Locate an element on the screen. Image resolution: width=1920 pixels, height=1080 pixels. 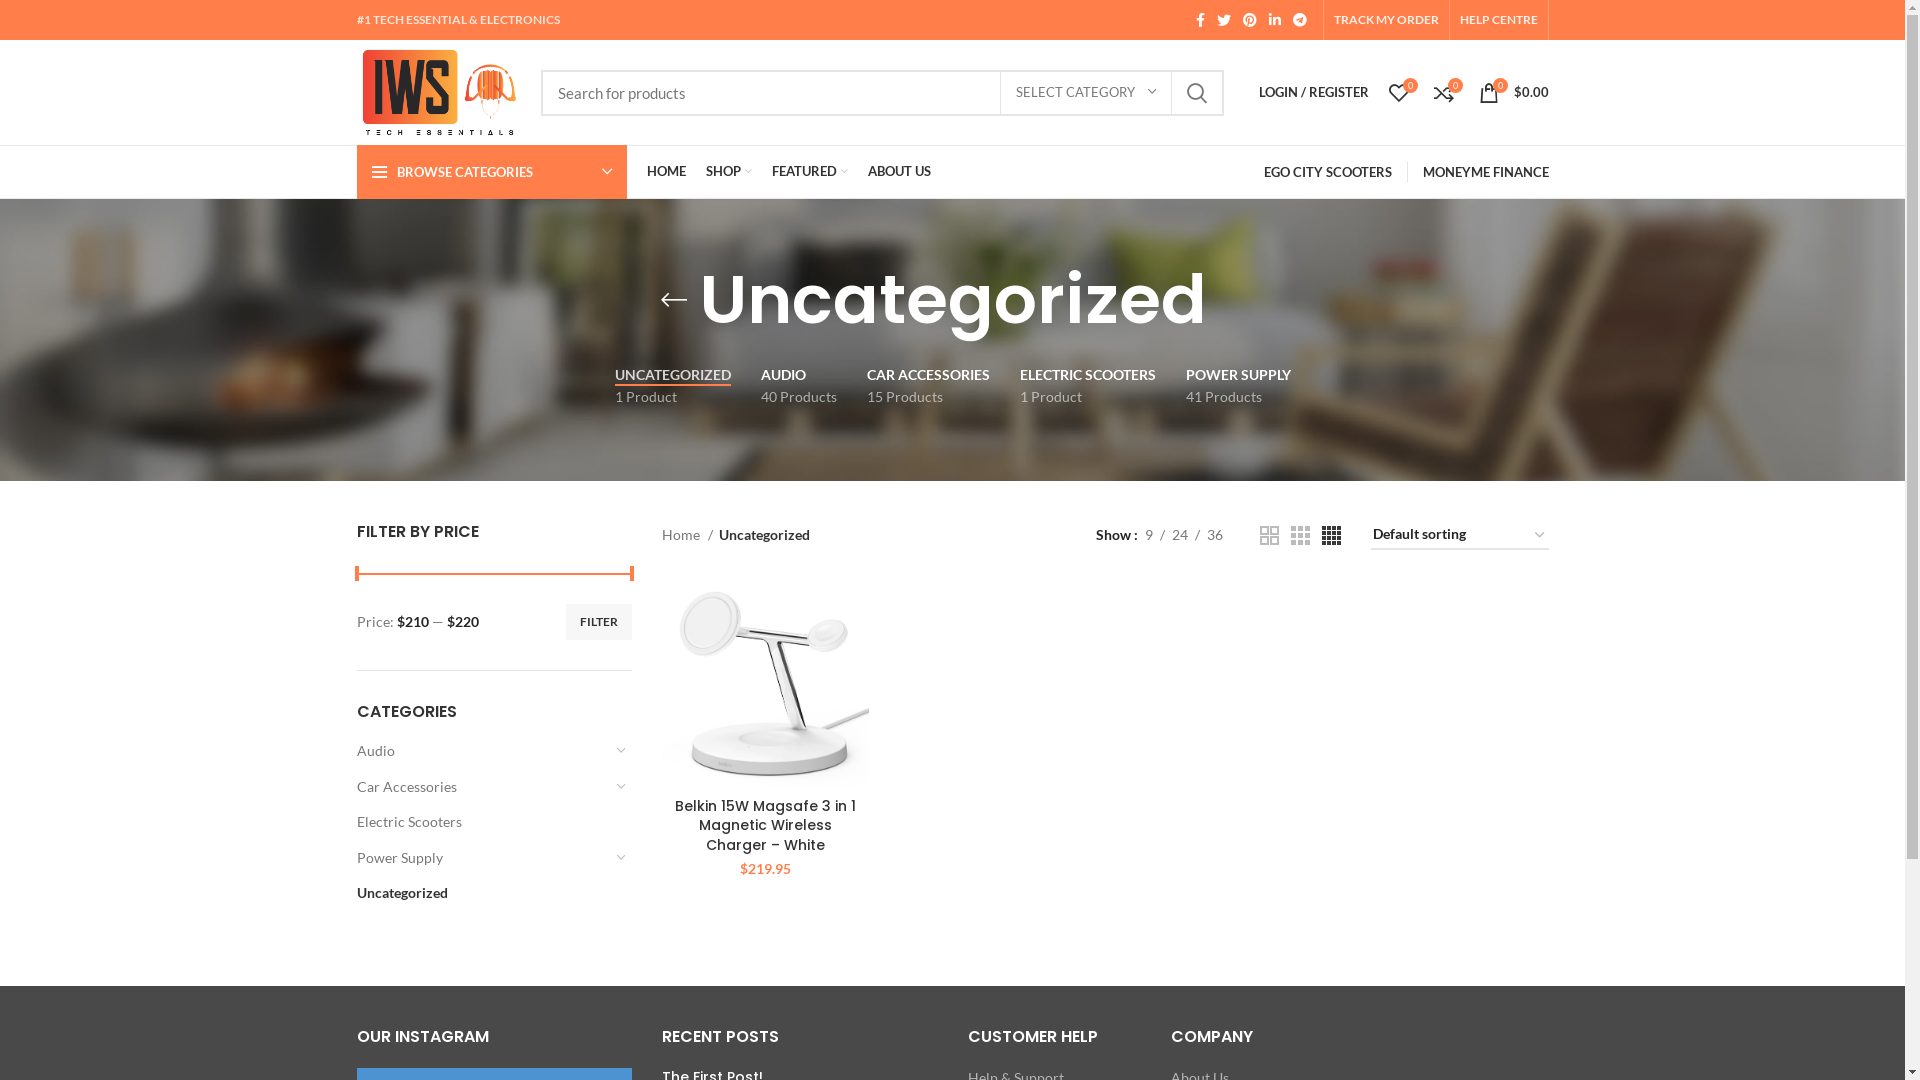
'HOME' is located at coordinates (665, 171).